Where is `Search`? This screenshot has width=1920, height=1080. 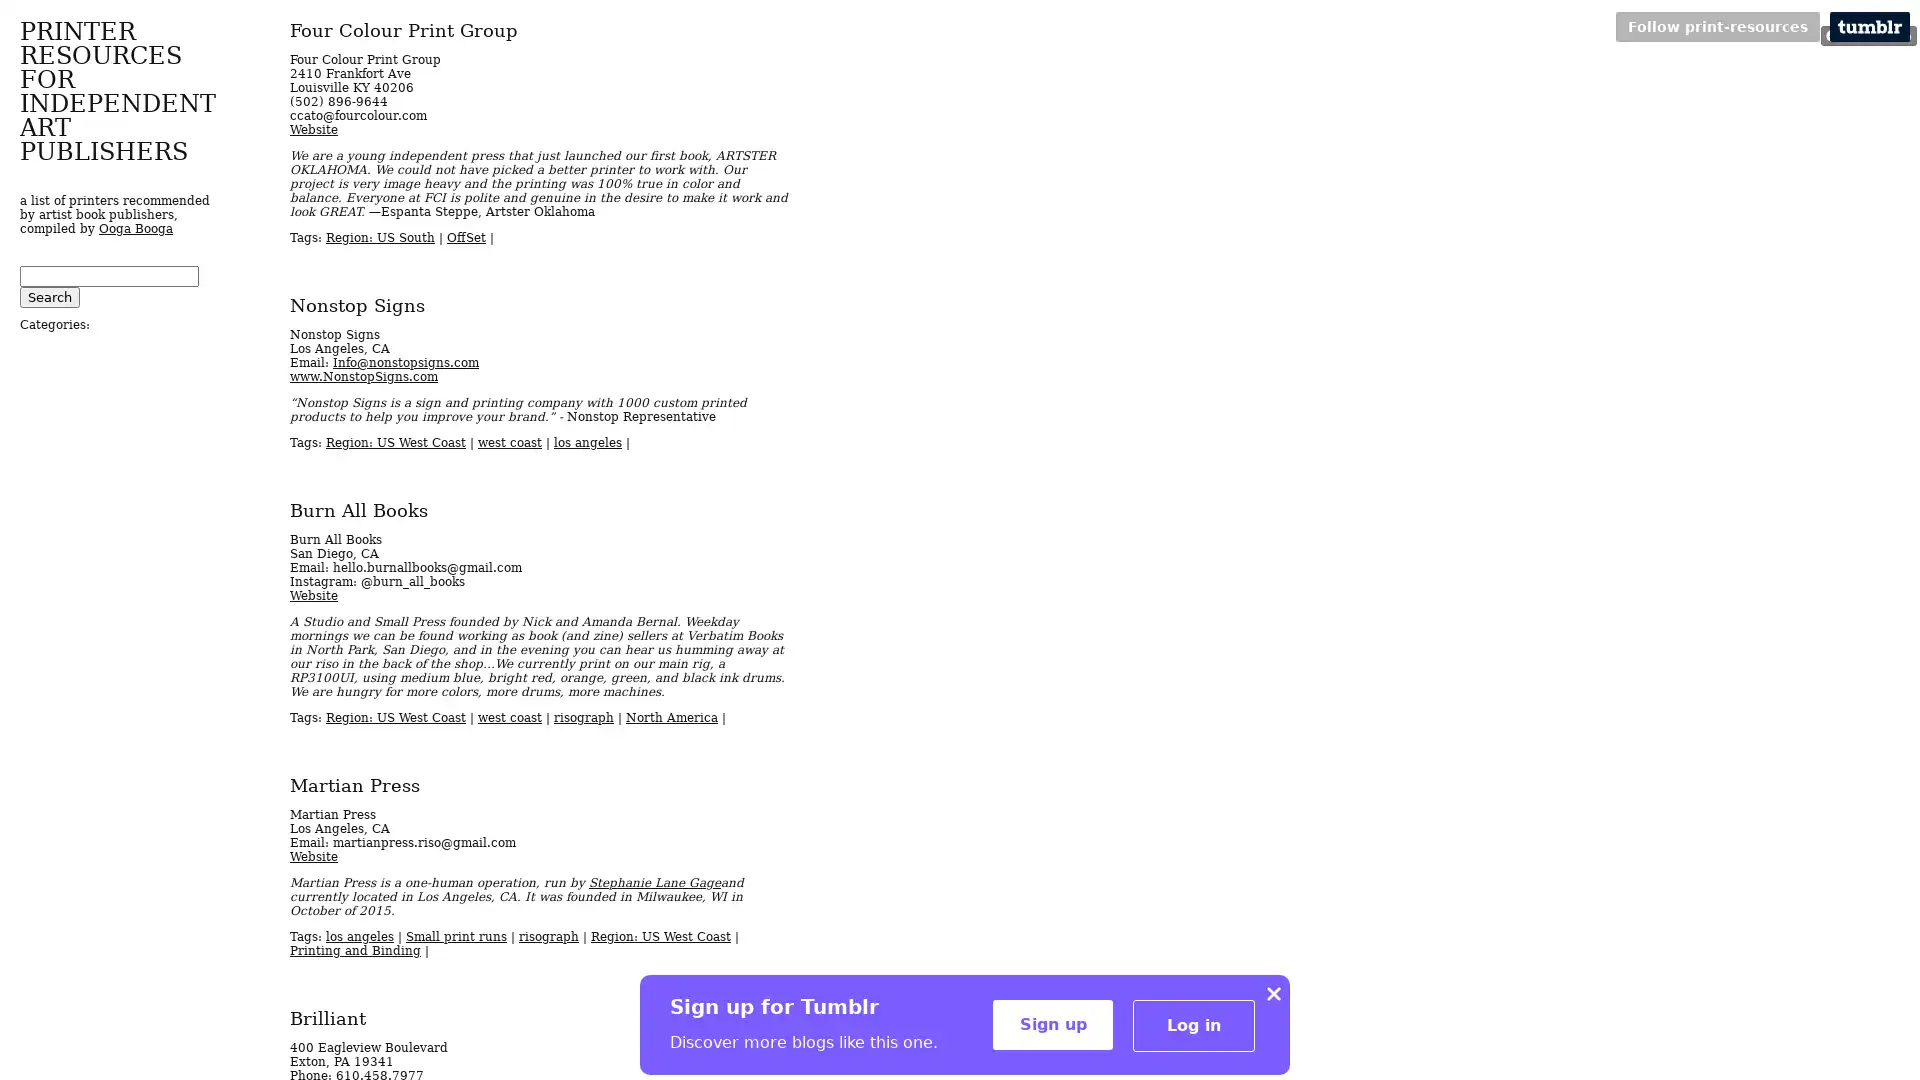 Search is located at coordinates (49, 297).